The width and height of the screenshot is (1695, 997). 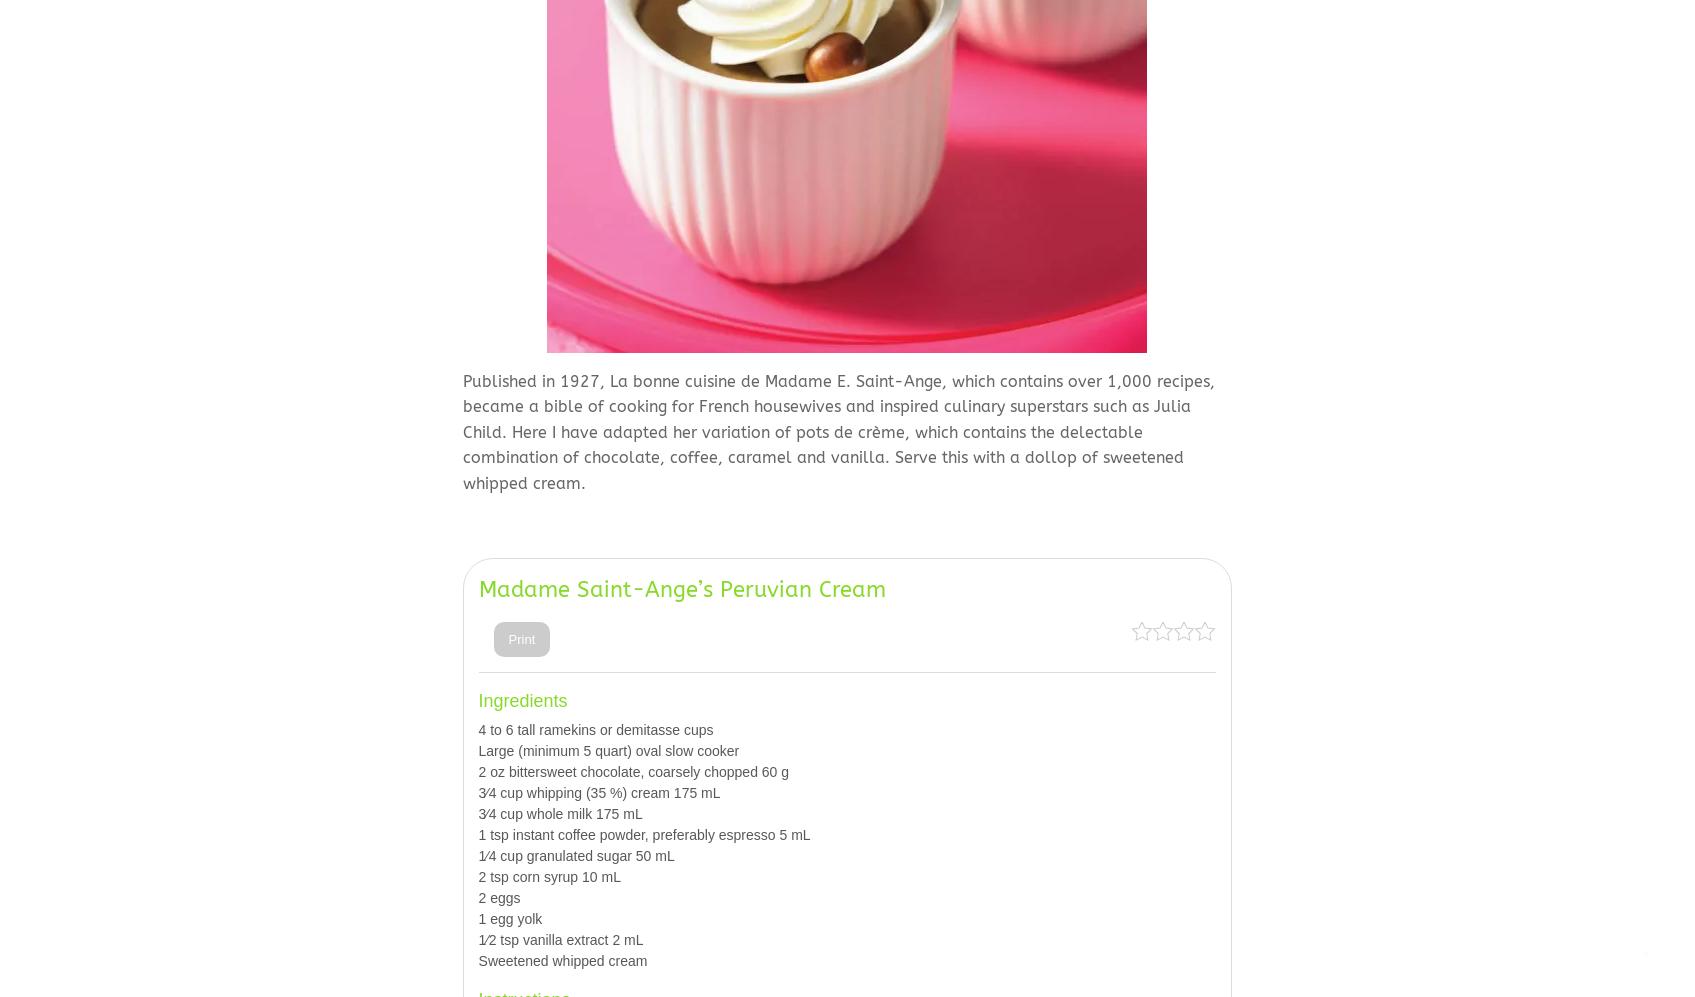 I want to click on 'Madame Saint-Ange’s Peruvian Cream', so click(x=681, y=589).